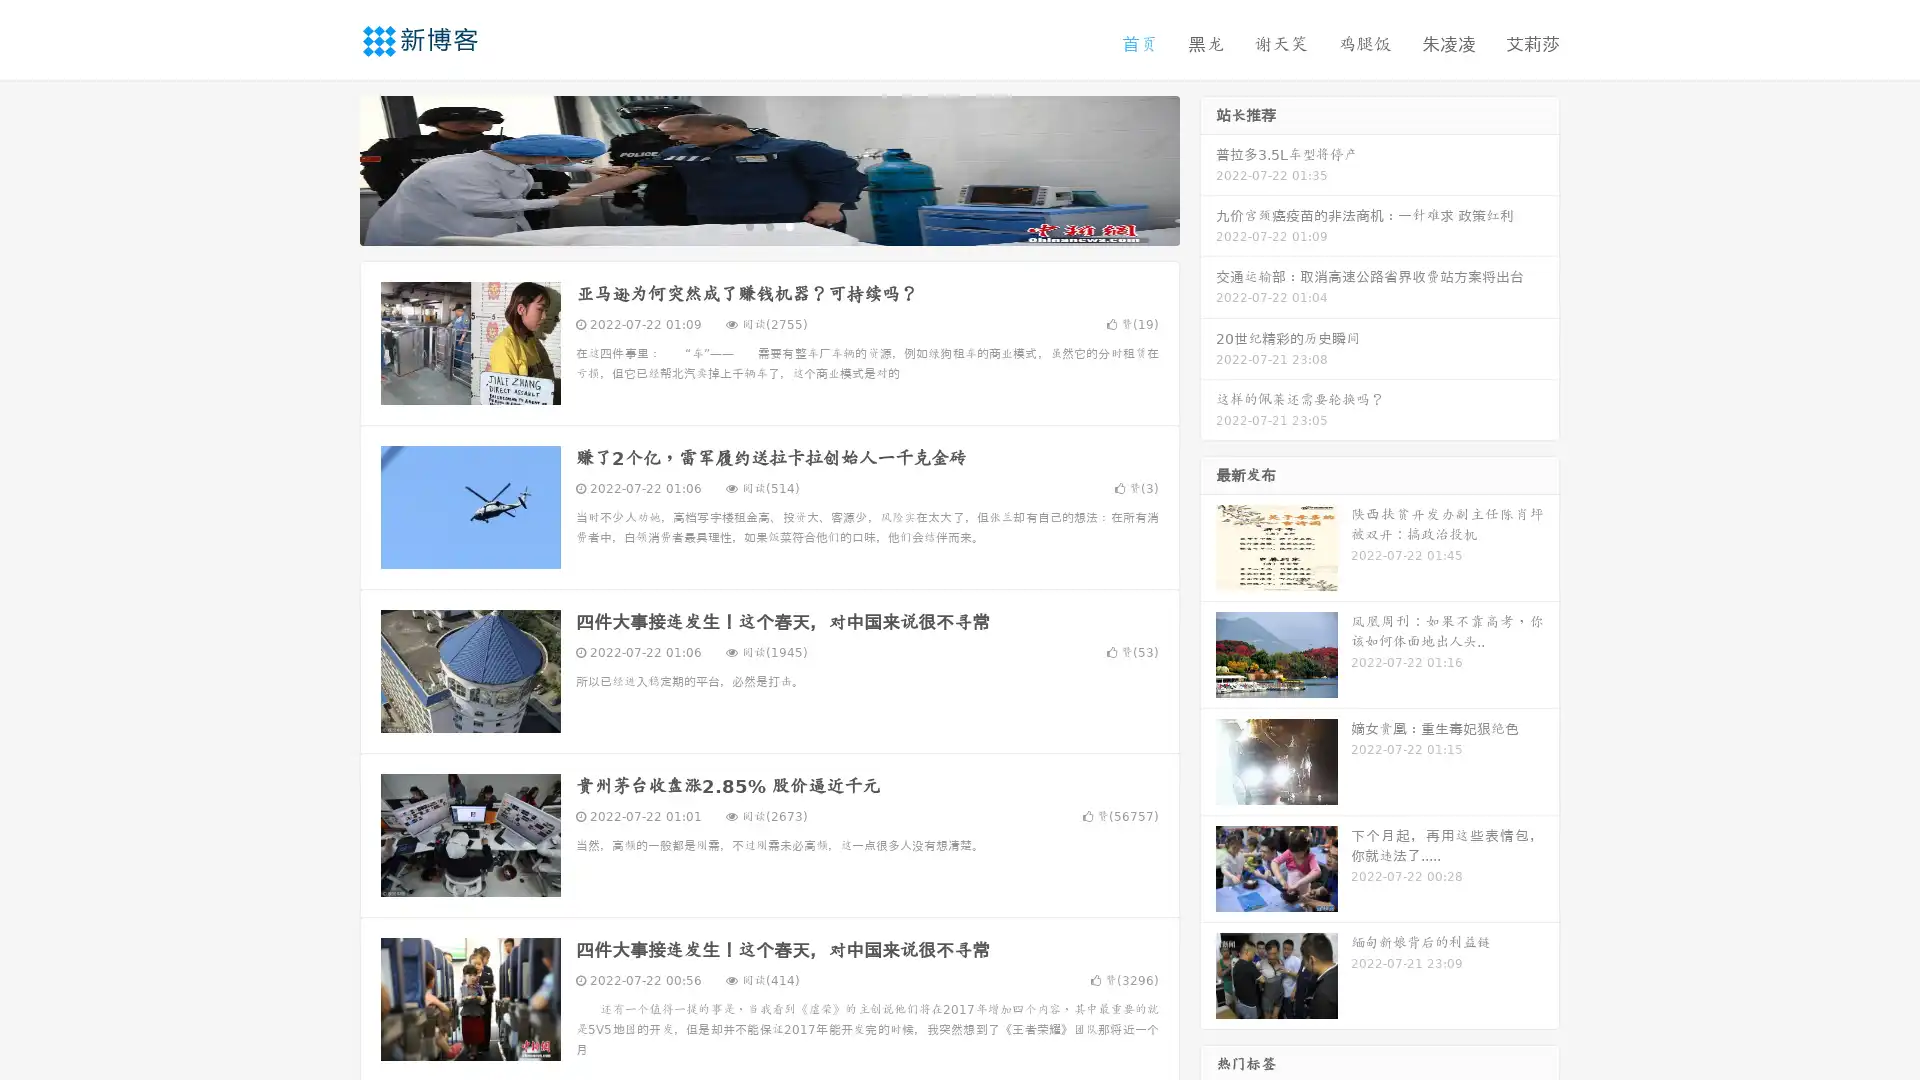 The image size is (1920, 1080). What do you see at coordinates (768, 225) in the screenshot?
I see `Go to slide 2` at bounding box center [768, 225].